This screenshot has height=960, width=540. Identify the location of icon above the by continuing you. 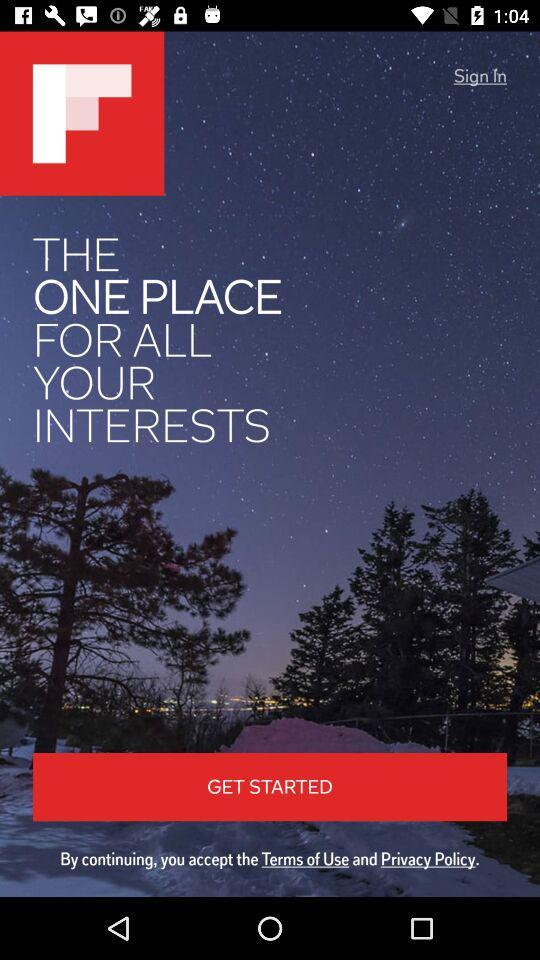
(479, 76).